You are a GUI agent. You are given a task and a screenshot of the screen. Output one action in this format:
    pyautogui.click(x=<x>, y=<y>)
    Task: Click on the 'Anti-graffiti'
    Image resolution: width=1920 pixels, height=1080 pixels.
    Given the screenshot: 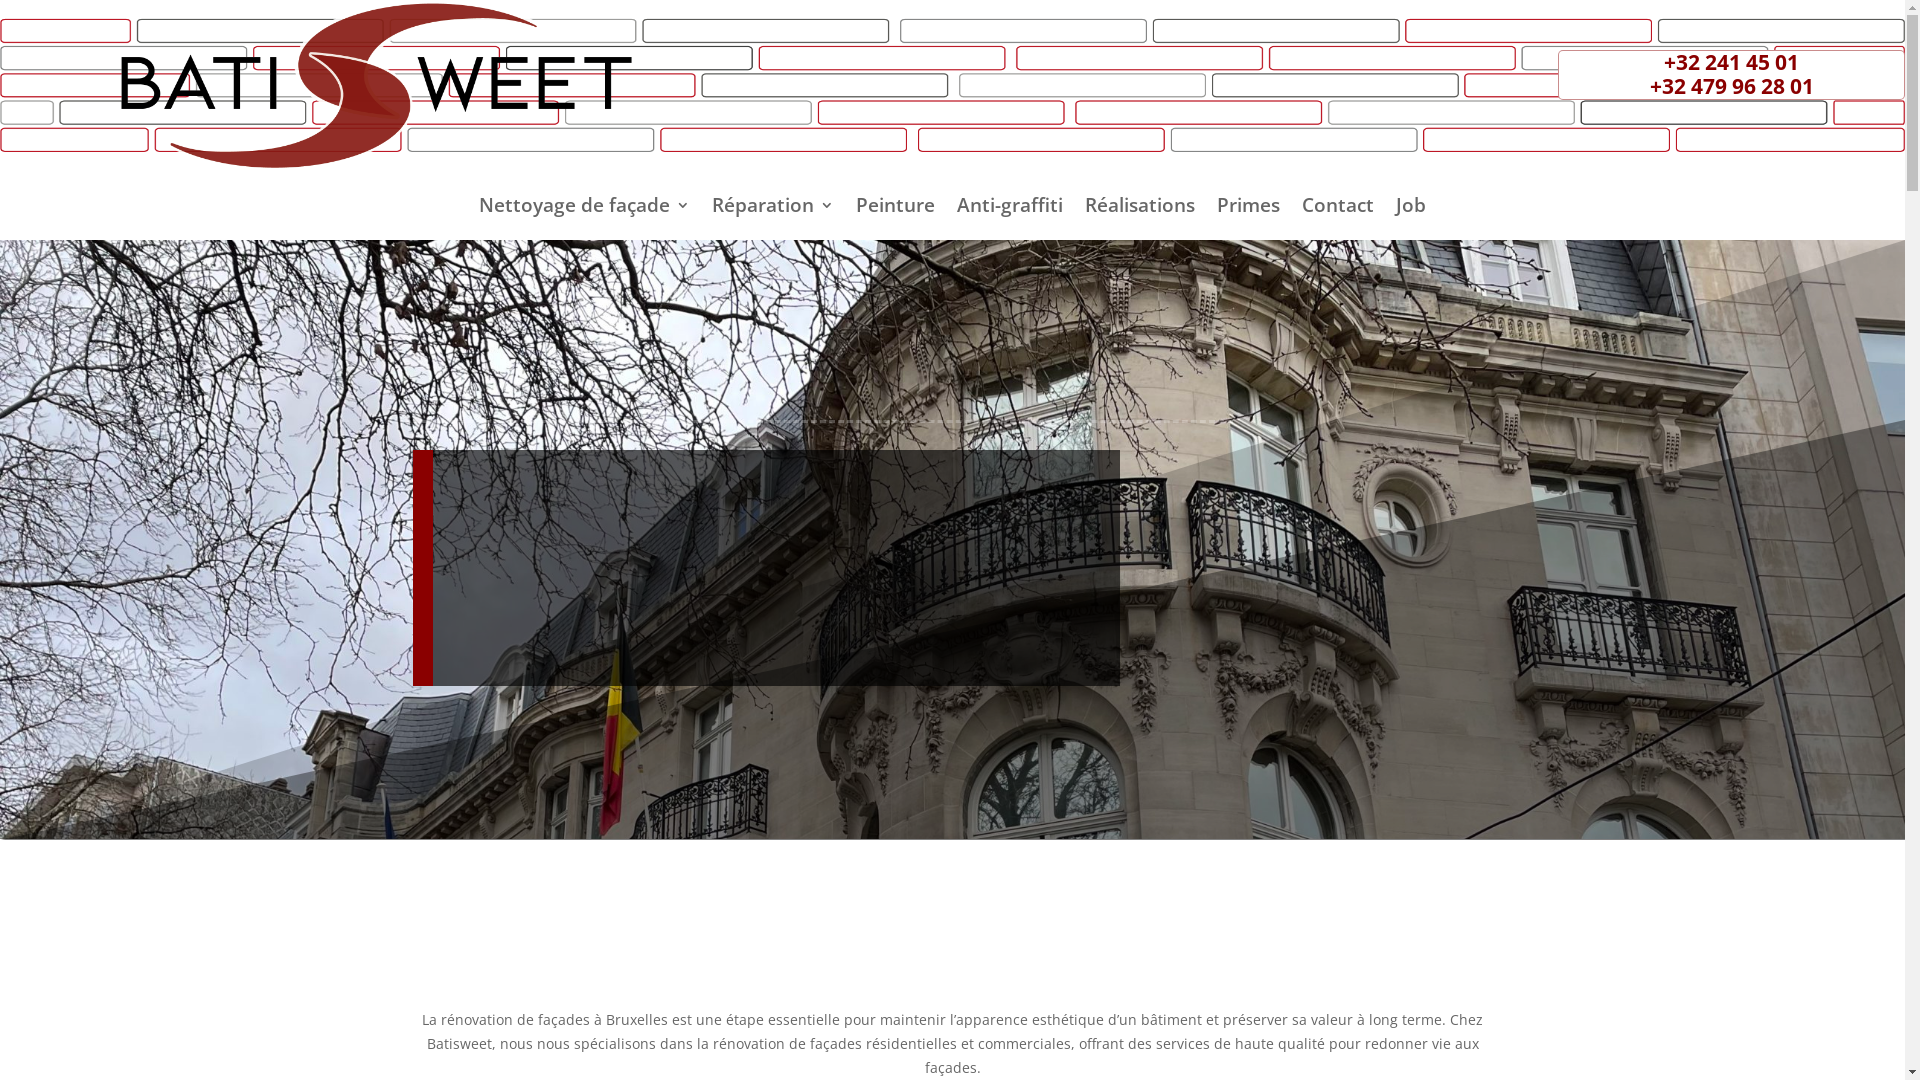 What is the action you would take?
    pyautogui.click(x=1009, y=208)
    